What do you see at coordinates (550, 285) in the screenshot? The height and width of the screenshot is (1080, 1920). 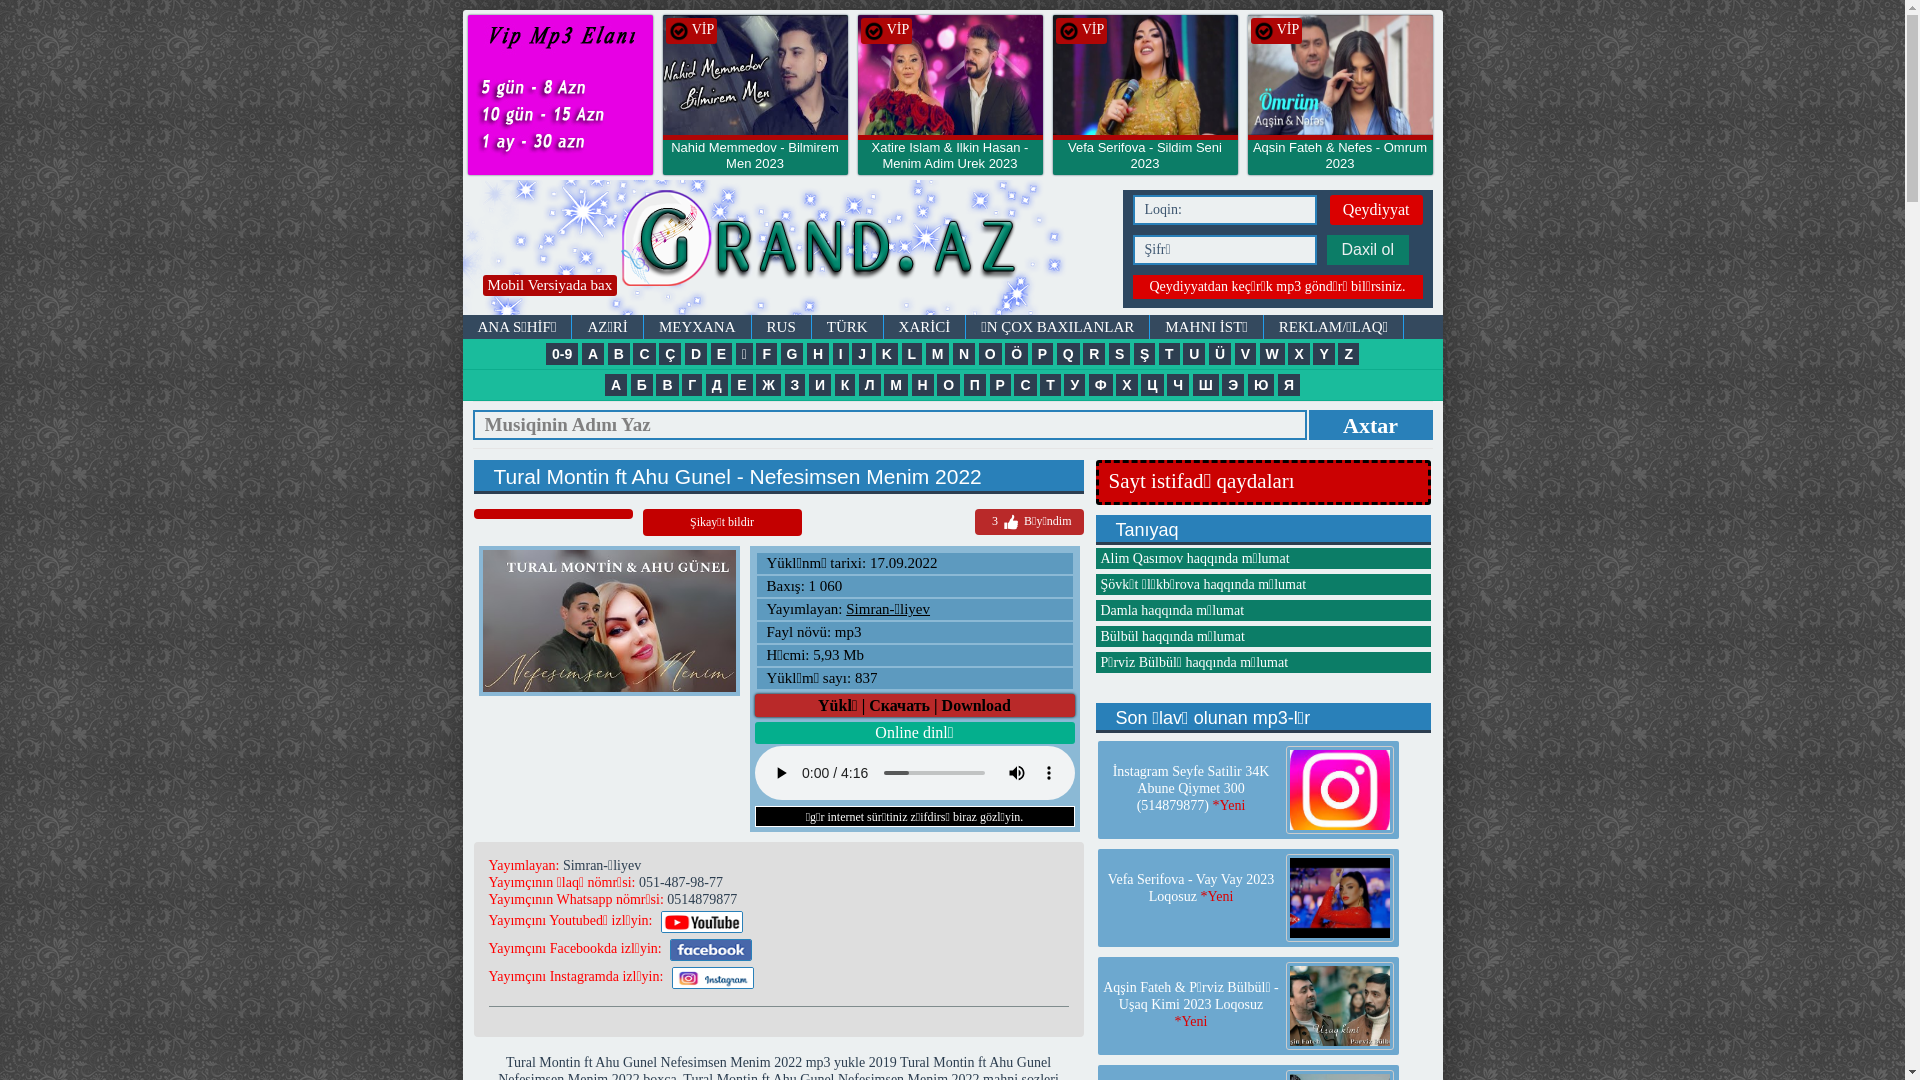 I see `'Mobil Versiyada bax'` at bounding box center [550, 285].